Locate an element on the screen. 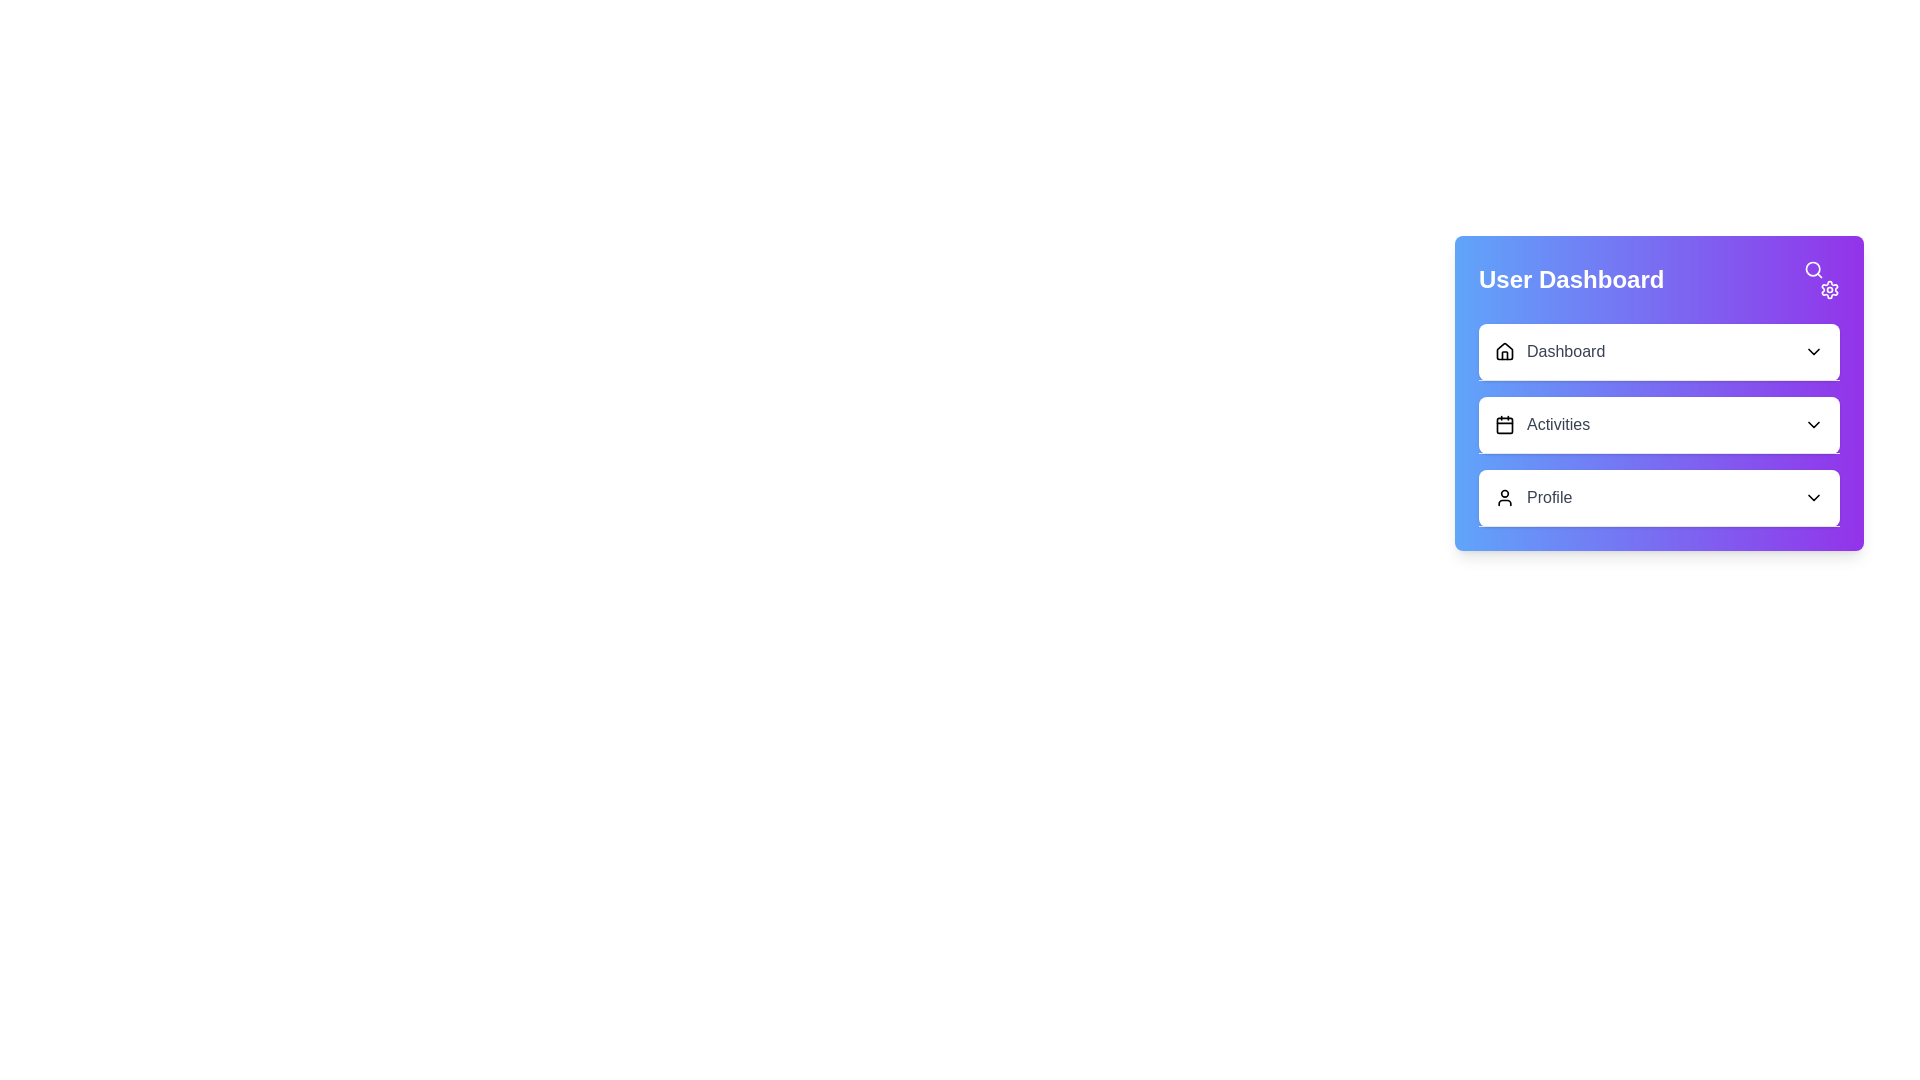 This screenshot has width=1920, height=1080. the chevron-down icon of the 'Dashboard' dropdown menu is located at coordinates (1814, 350).